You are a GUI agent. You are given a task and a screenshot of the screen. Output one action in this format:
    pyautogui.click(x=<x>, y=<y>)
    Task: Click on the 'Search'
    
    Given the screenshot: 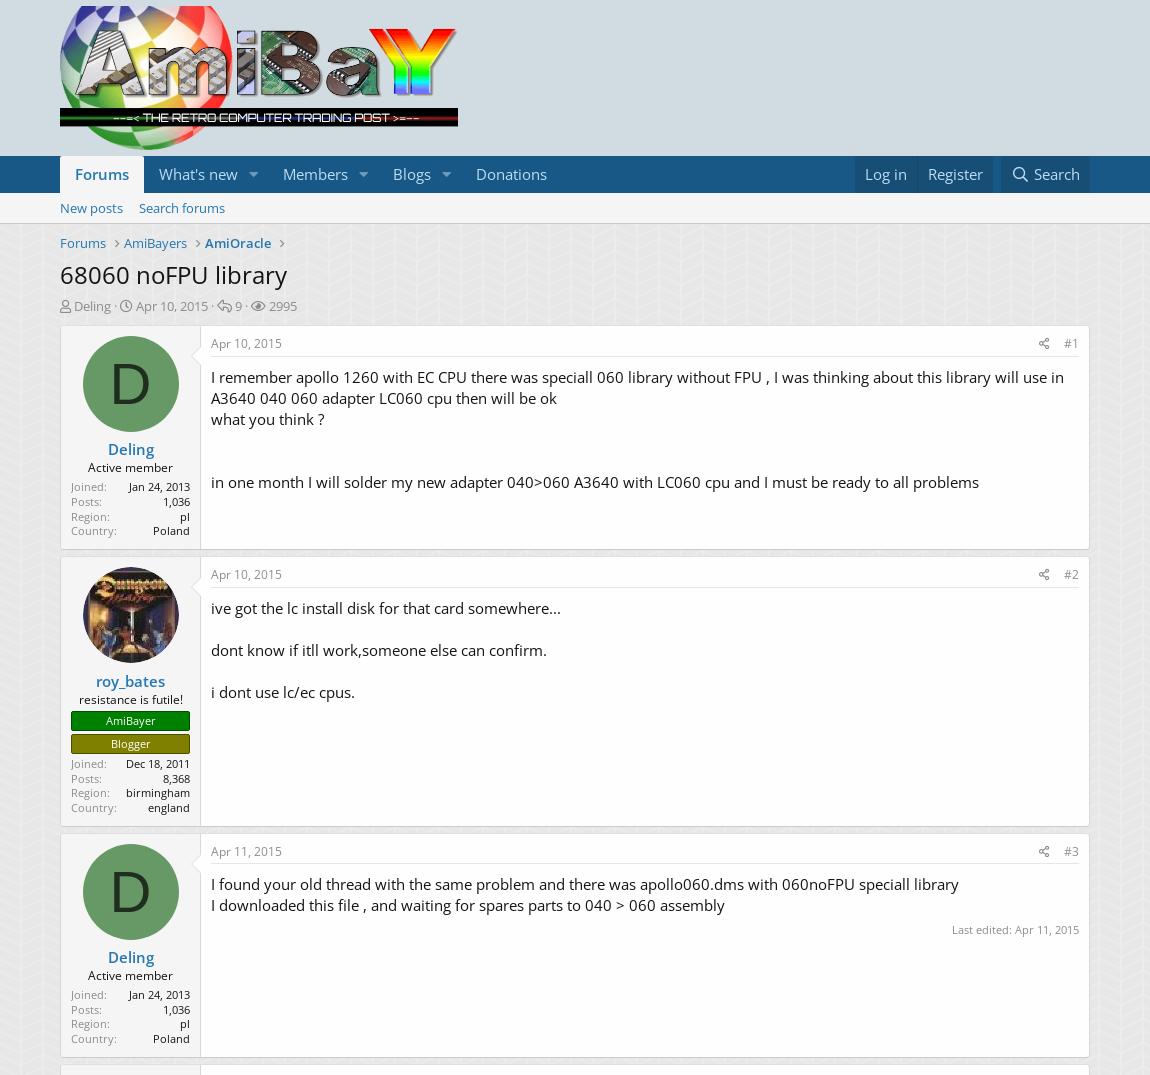 What is the action you would take?
    pyautogui.click(x=1056, y=172)
    